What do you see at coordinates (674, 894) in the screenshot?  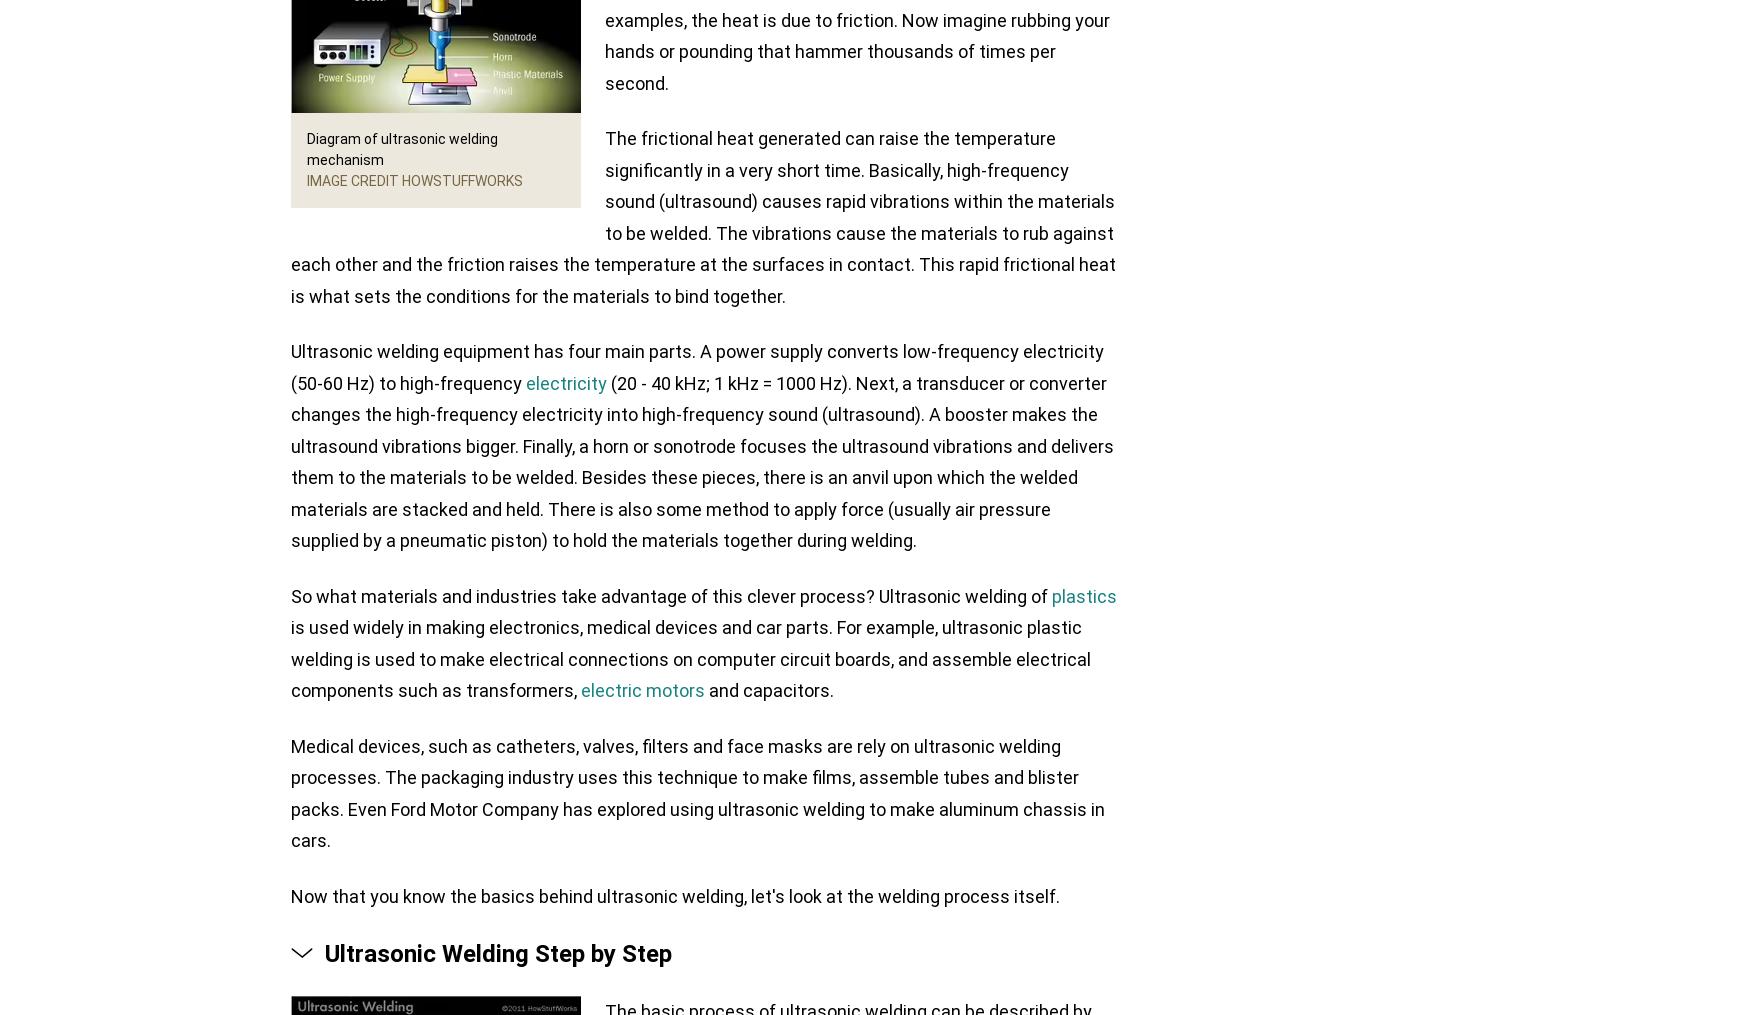 I see `'Now that you know the basics behind ultrasonic welding, let's look at the welding process itself.'` at bounding box center [674, 894].